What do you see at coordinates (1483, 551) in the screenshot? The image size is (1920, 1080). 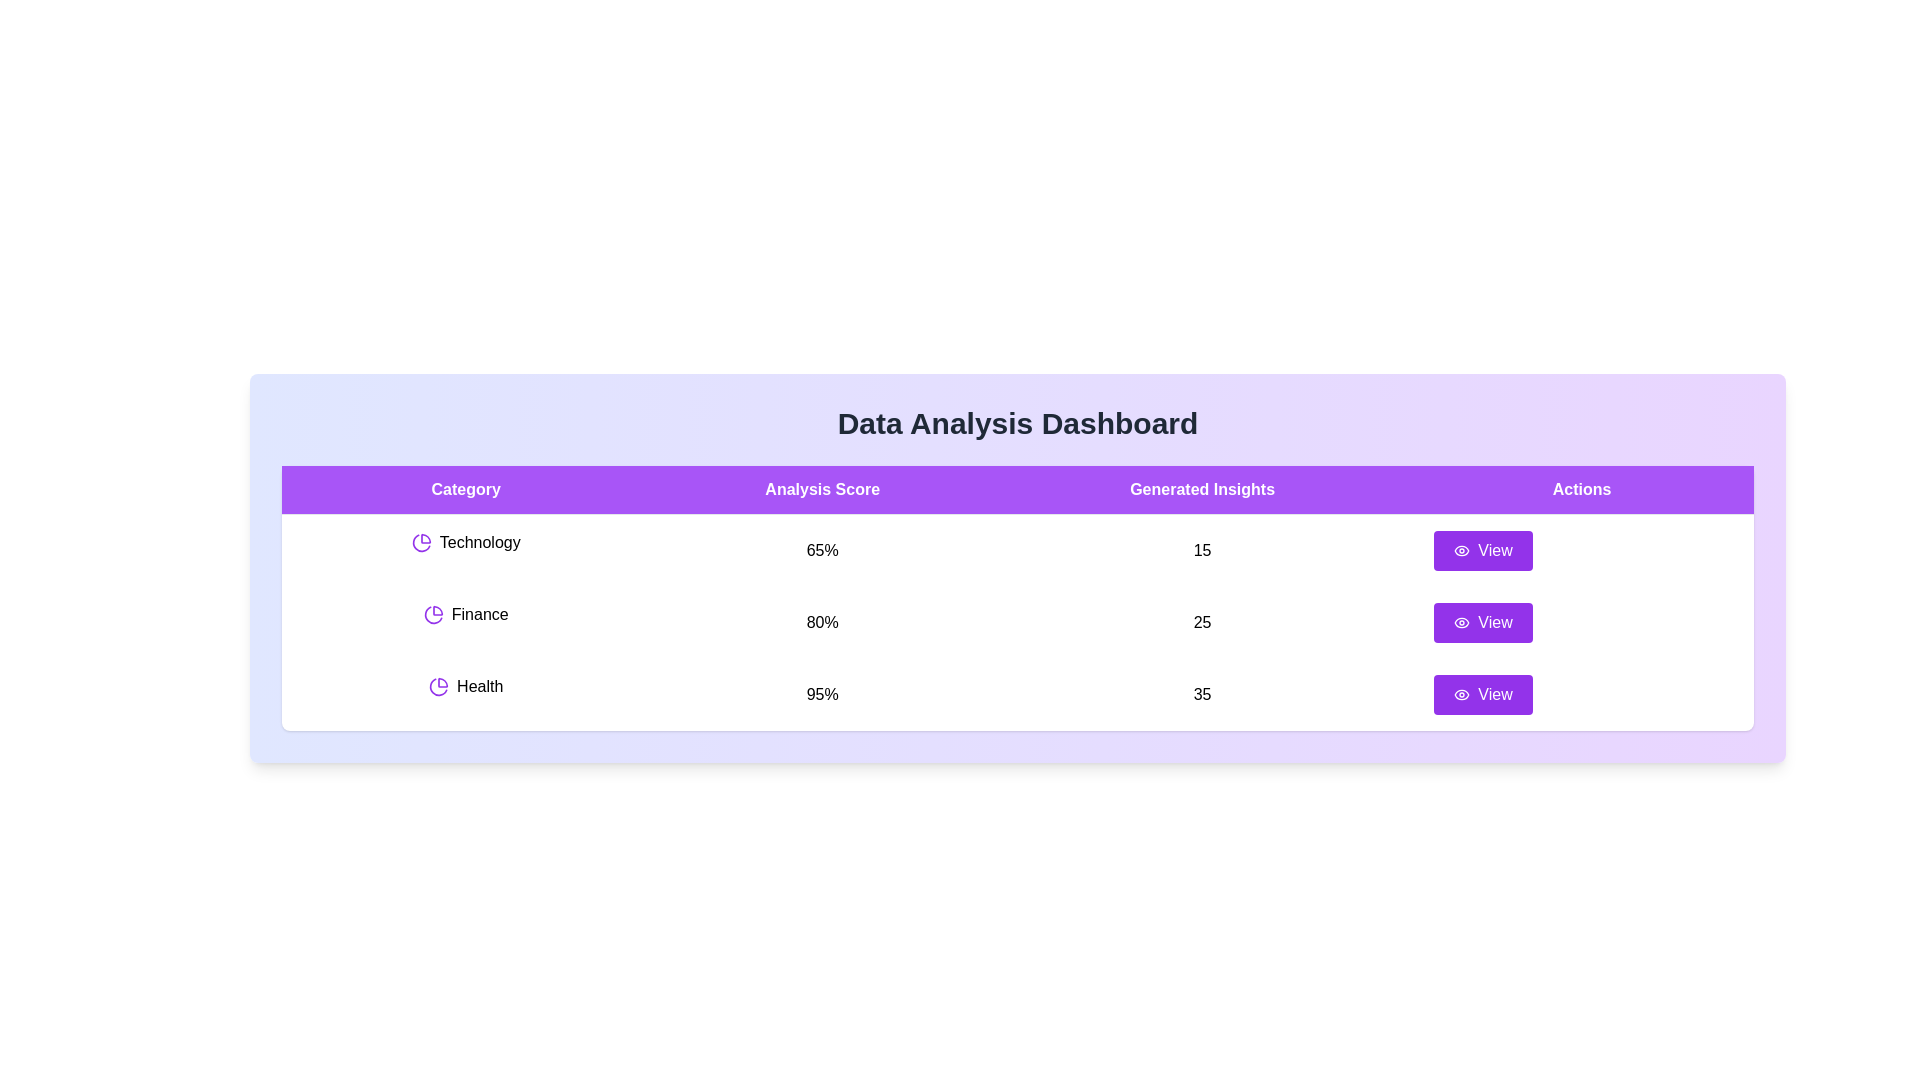 I see `'View' button for the row corresponding to Technology` at bounding box center [1483, 551].